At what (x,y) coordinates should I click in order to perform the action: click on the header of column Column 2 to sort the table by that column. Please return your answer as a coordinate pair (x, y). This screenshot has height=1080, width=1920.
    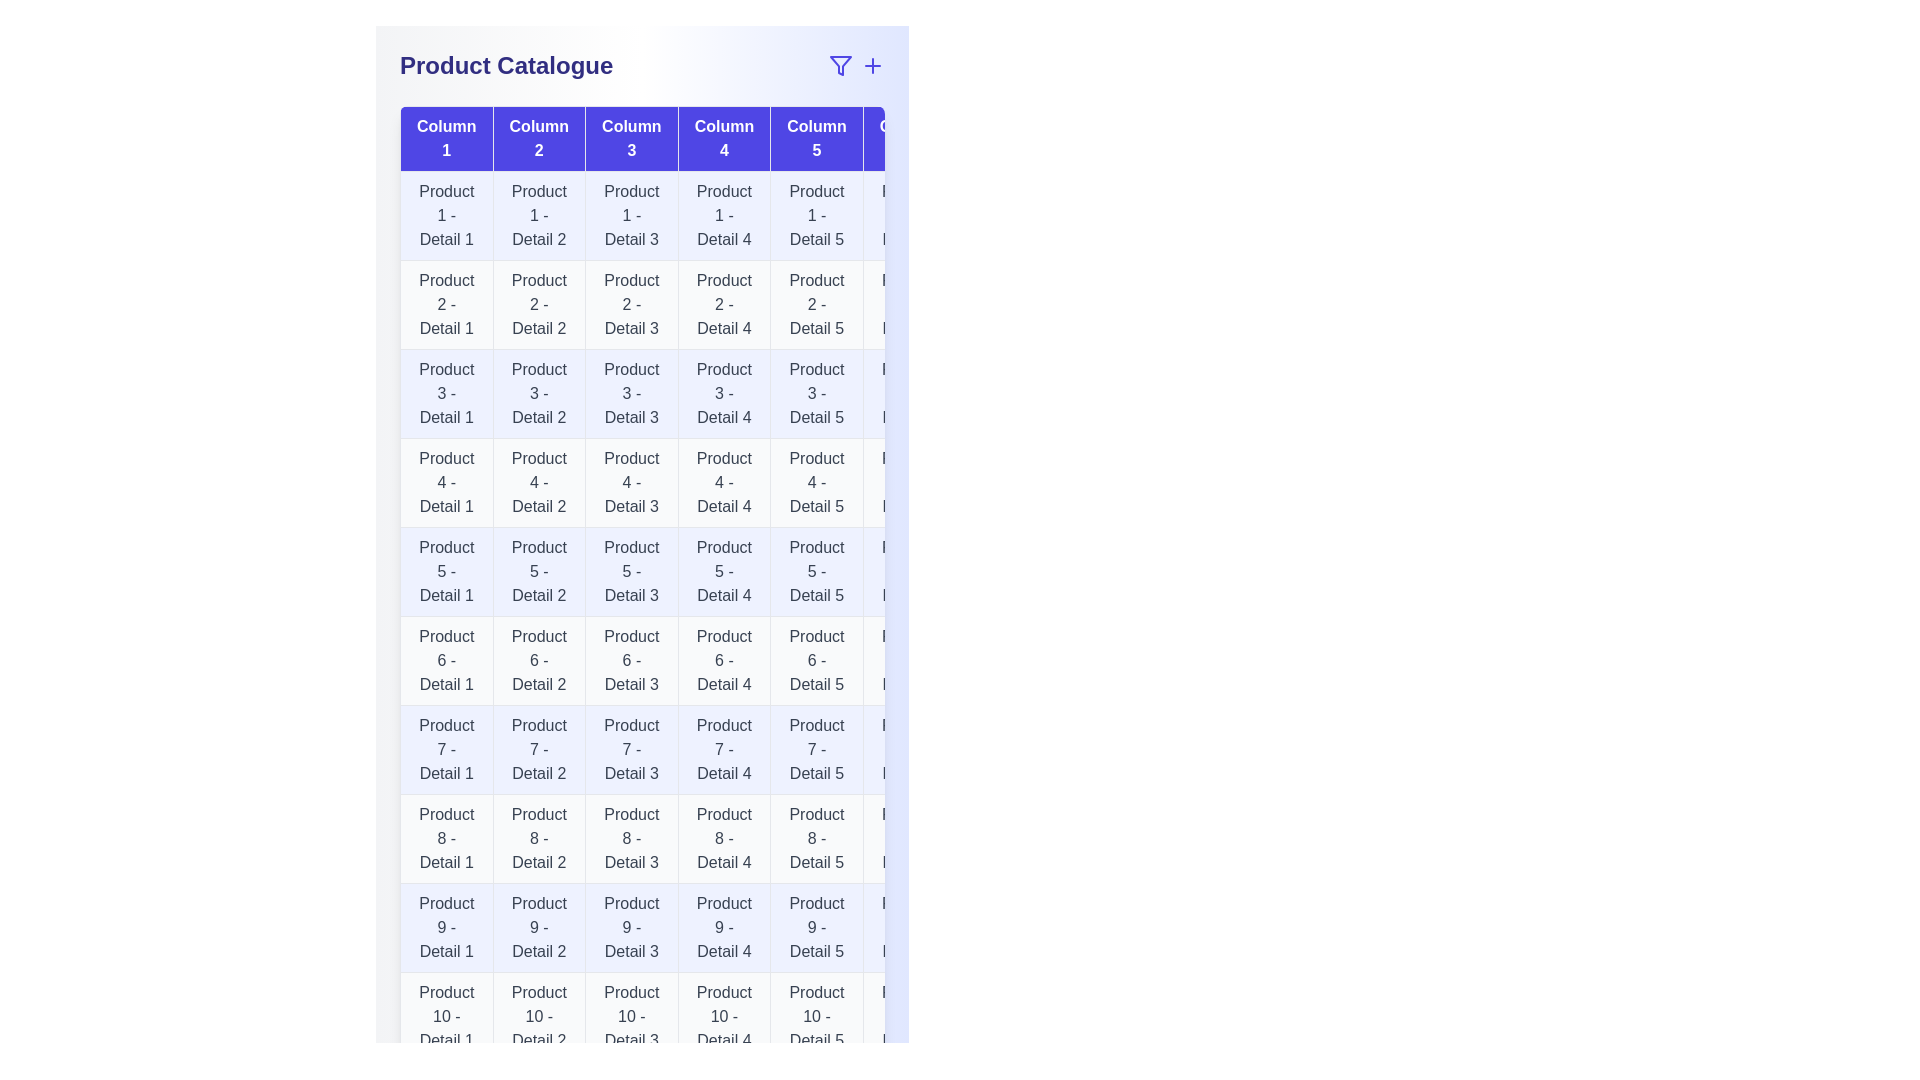
    Looking at the image, I should click on (539, 137).